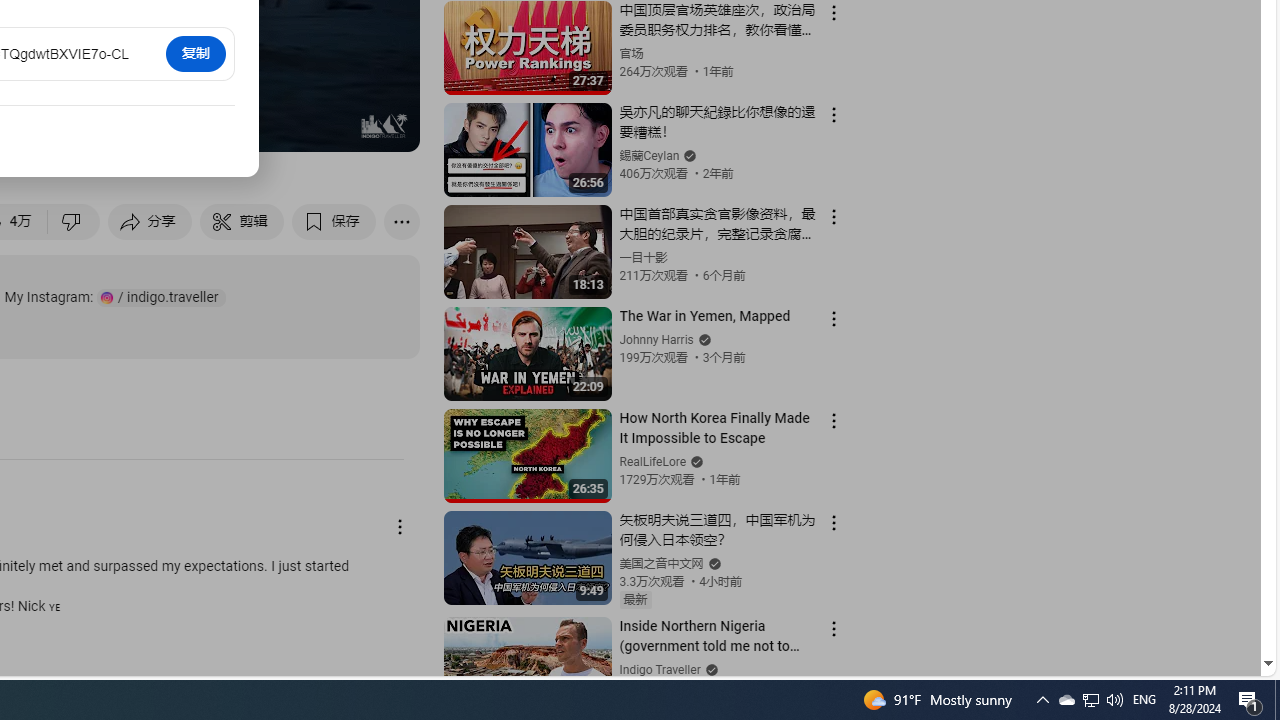  I want to click on 'Instagram Channel Link: indigo.traveller', so click(161, 297).